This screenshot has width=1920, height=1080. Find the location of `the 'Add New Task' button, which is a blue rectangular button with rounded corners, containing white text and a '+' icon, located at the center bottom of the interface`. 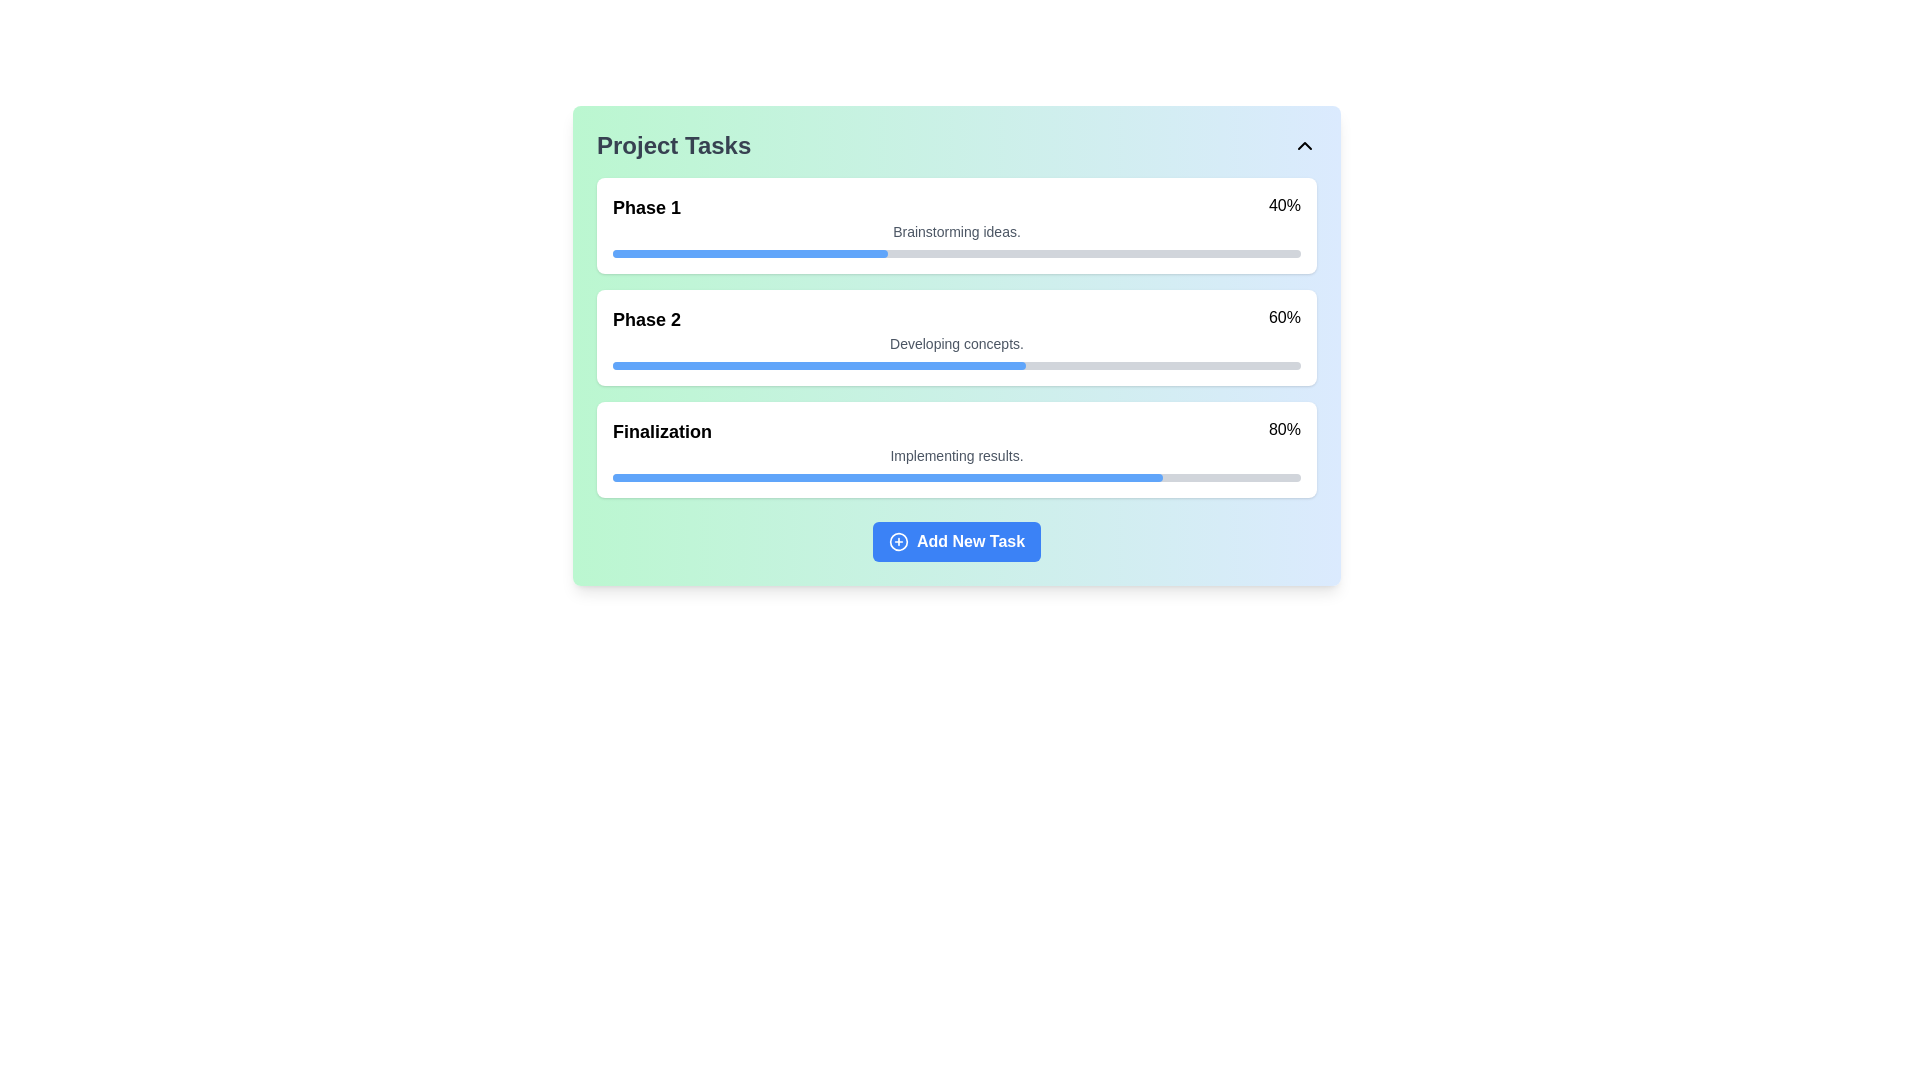

the 'Add New Task' button, which is a blue rectangular button with rounded corners, containing white text and a '+' icon, located at the center bottom of the interface is located at coordinates (955, 542).